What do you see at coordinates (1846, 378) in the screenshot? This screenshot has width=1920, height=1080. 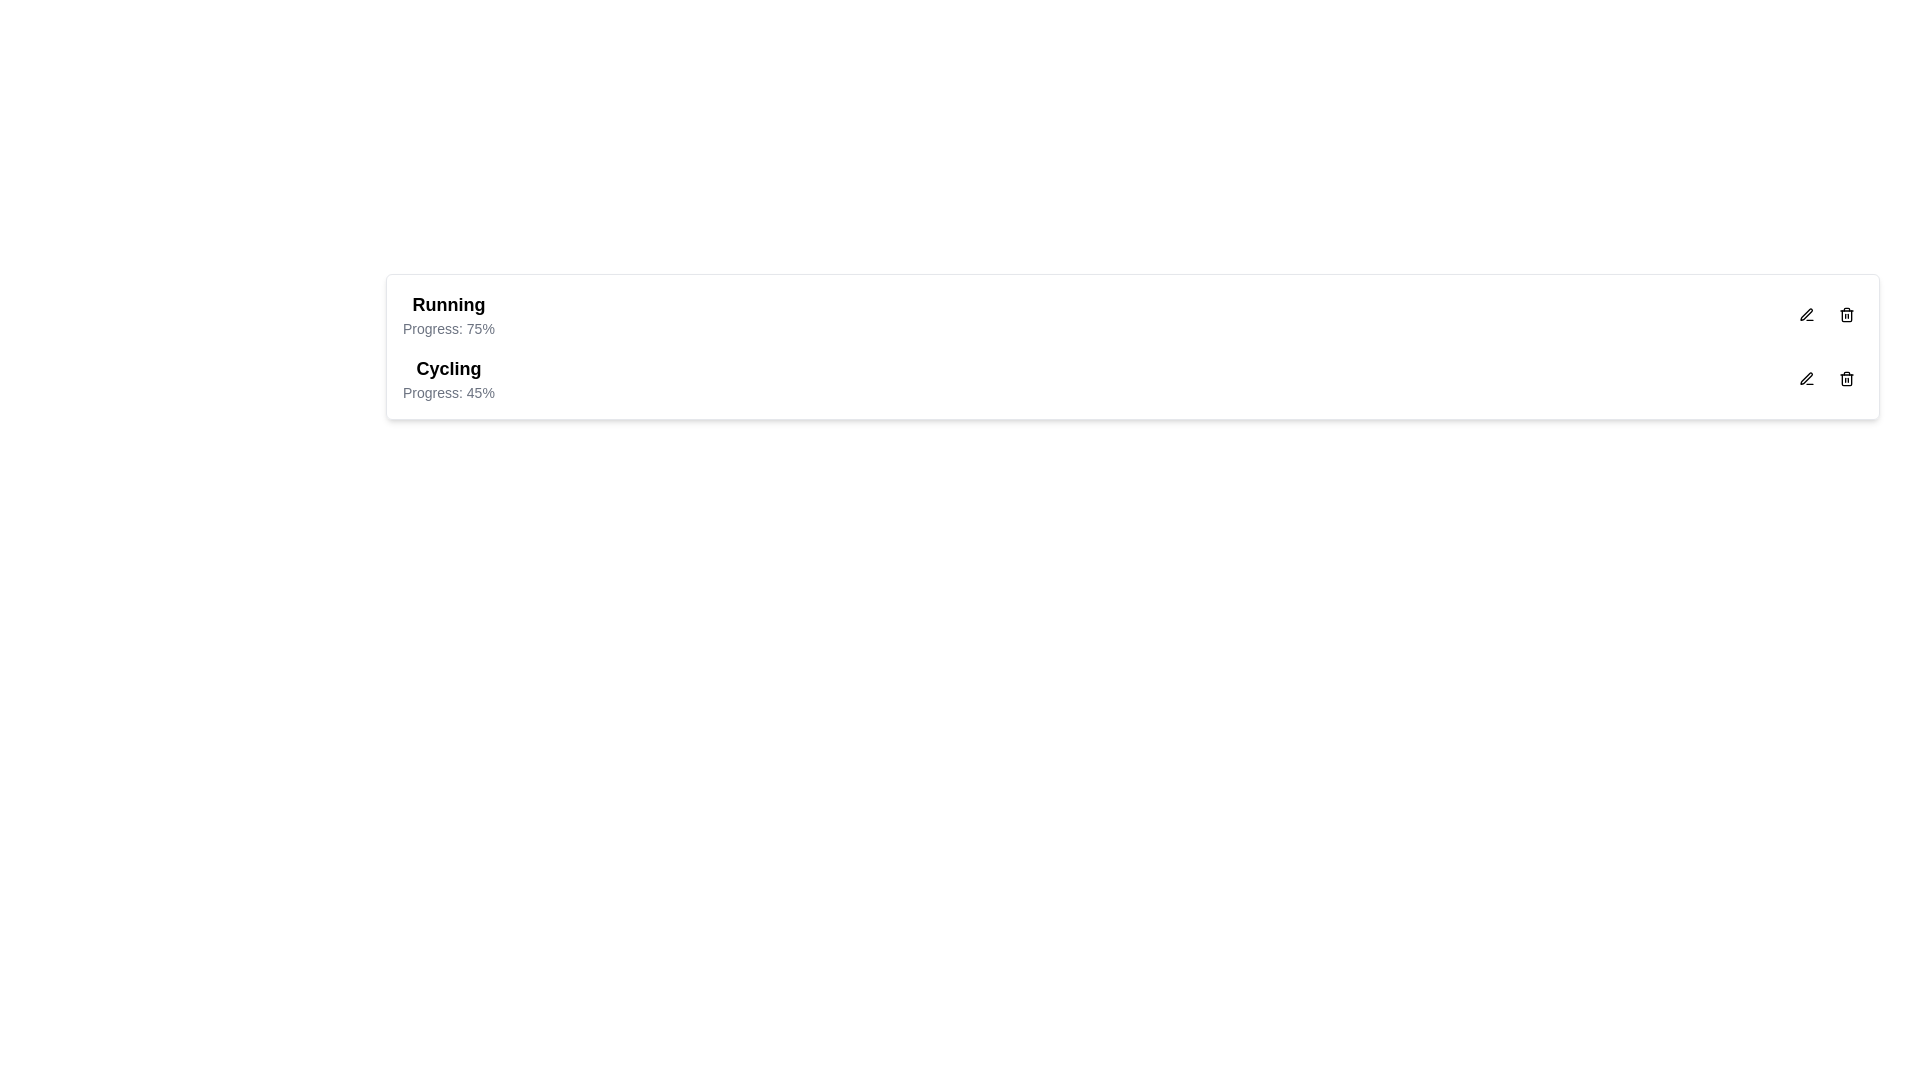 I see `the circular trash can button next to the edit icon in the options area of the 'Cycling' task card` at bounding box center [1846, 378].